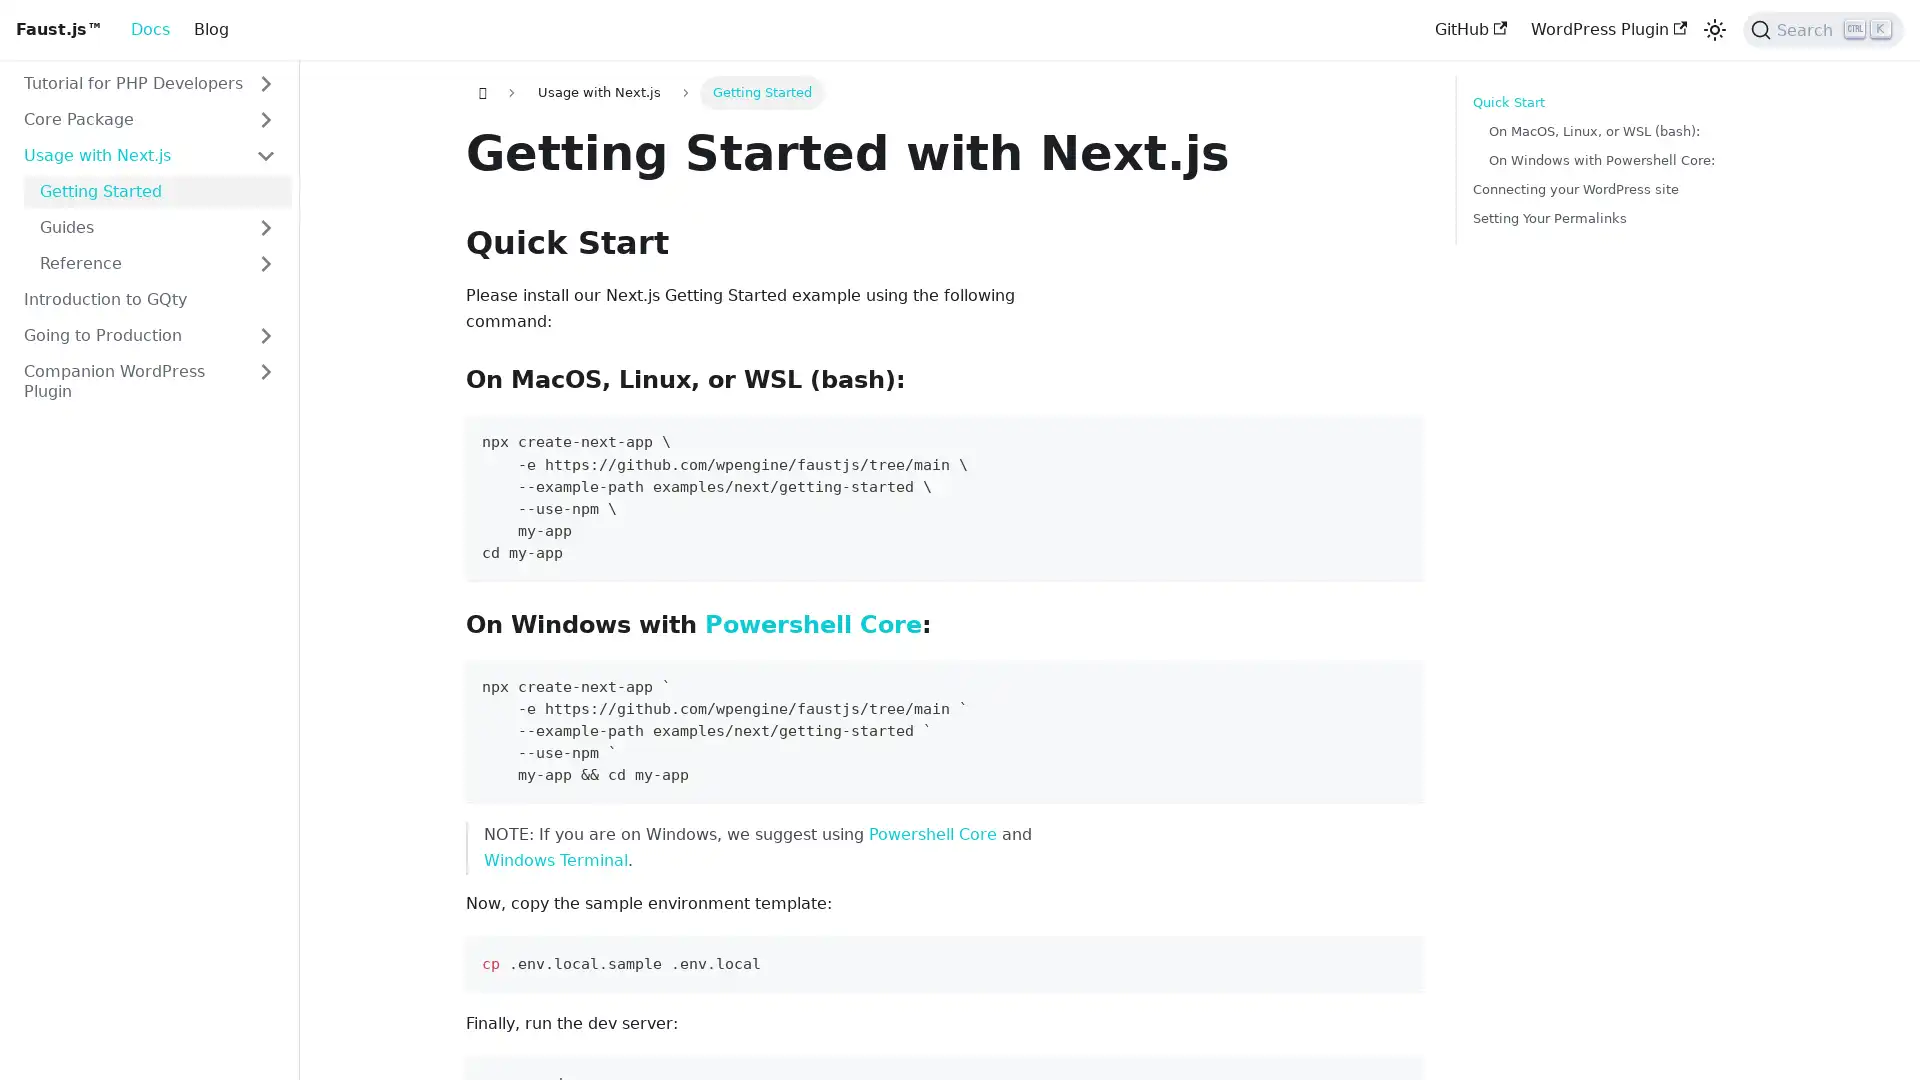  Describe the element at coordinates (1398, 438) in the screenshot. I see `Copy code to clipboard` at that location.